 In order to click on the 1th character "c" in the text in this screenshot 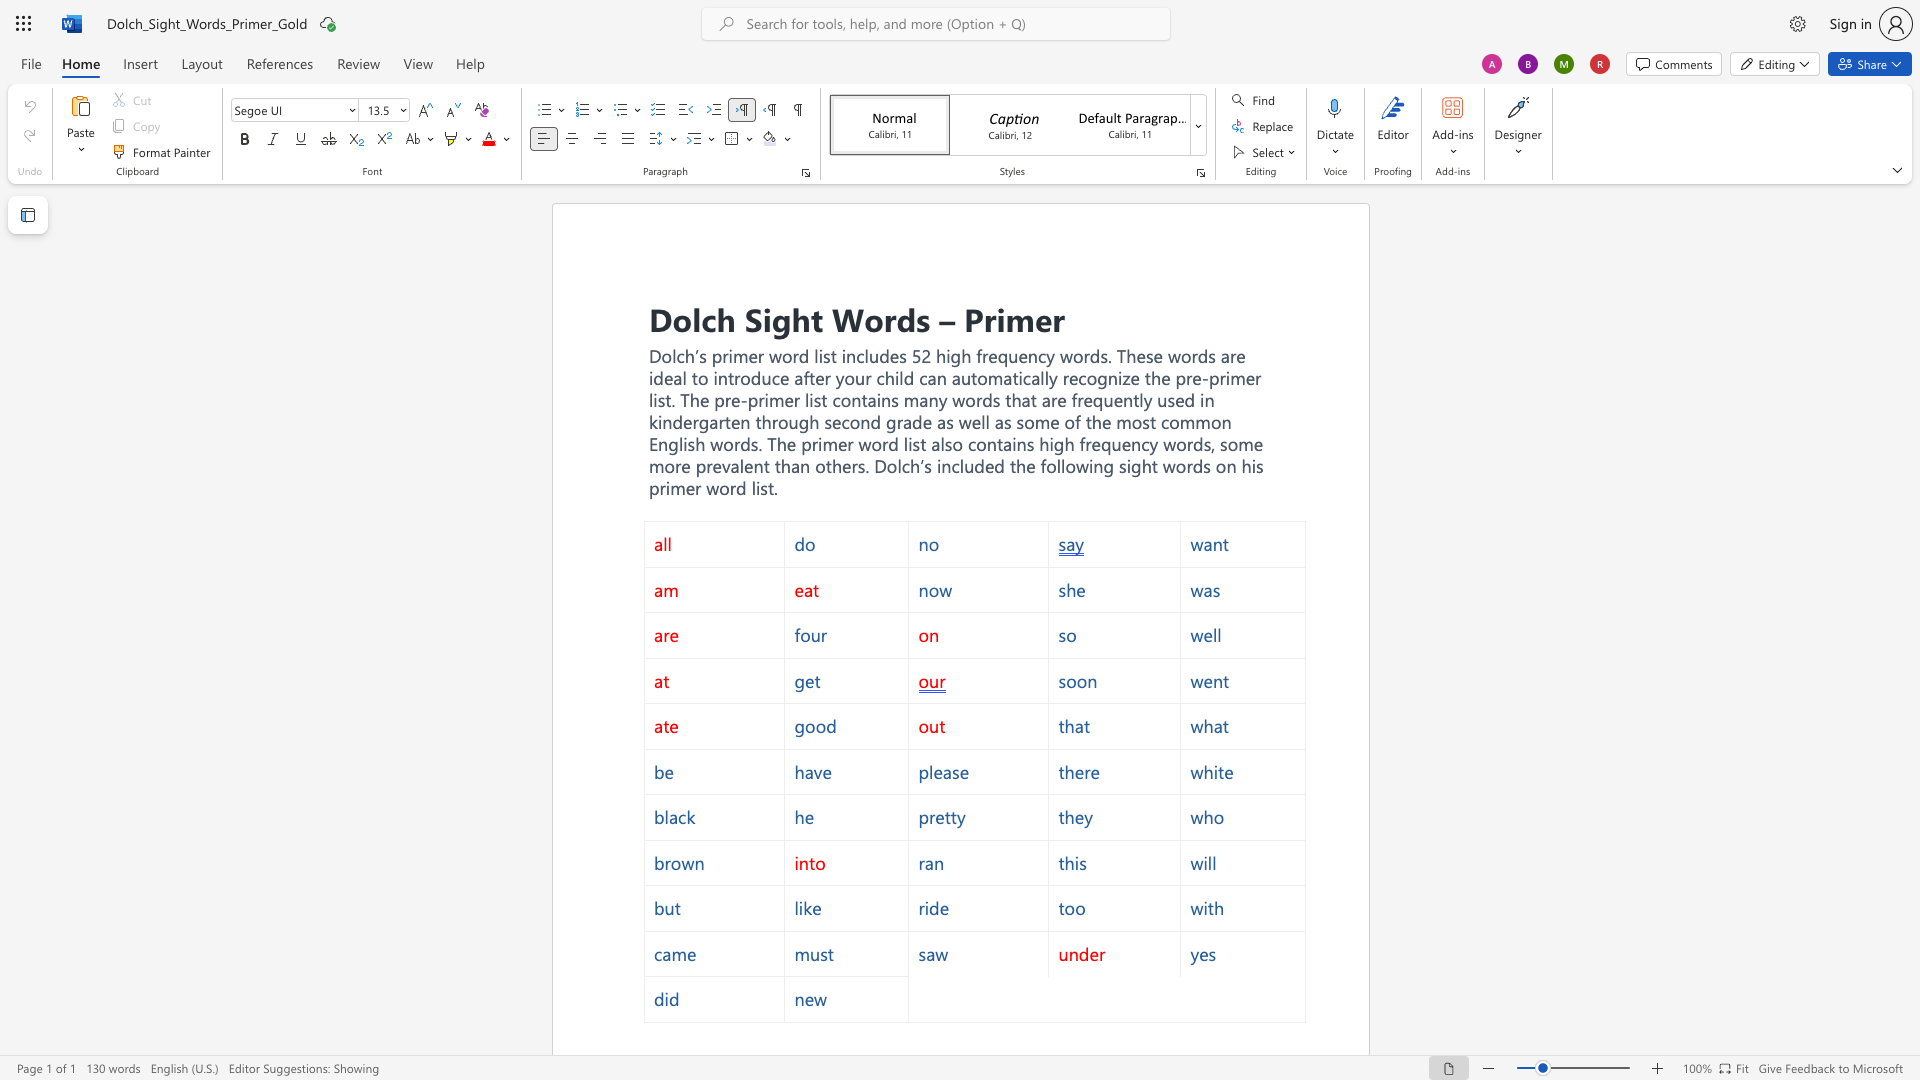, I will do `click(708, 317)`.